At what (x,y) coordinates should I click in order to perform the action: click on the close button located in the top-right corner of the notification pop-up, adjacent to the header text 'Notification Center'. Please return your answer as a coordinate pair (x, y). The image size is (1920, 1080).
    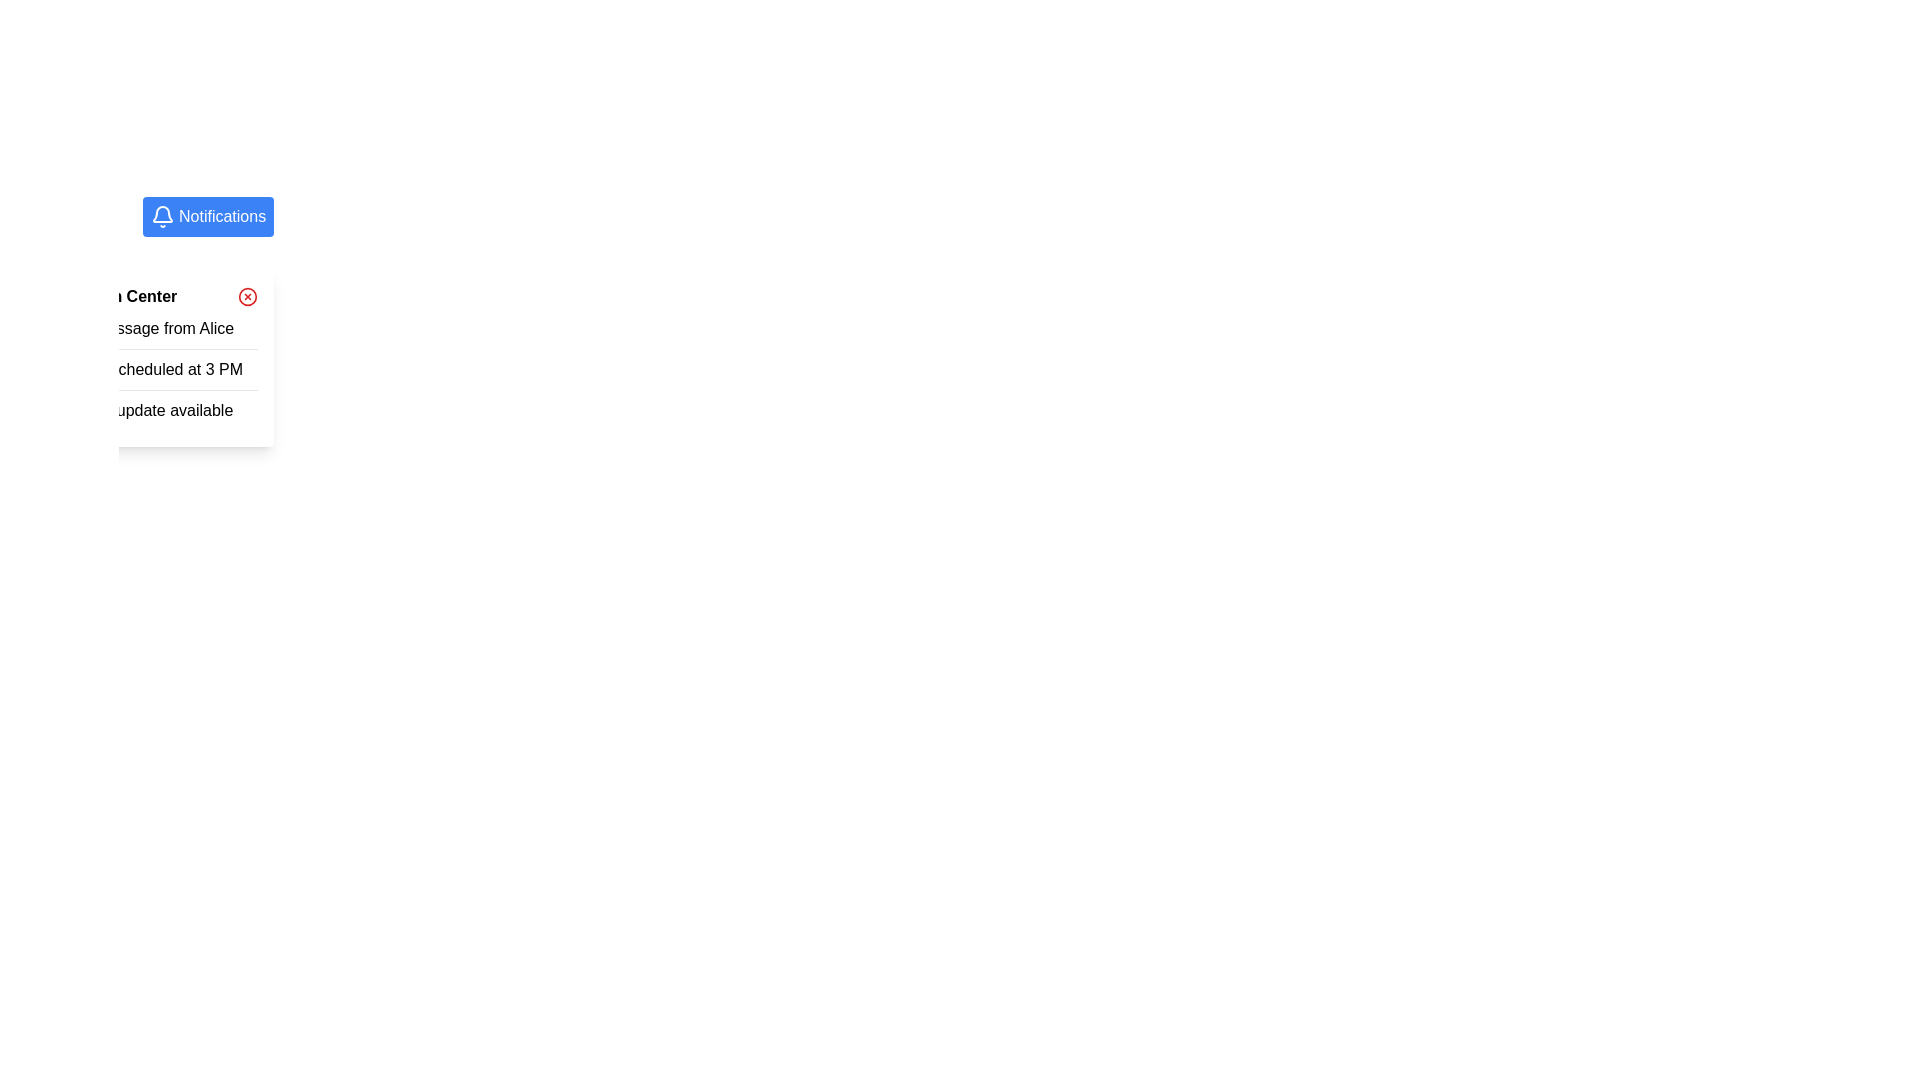
    Looking at the image, I should click on (247, 297).